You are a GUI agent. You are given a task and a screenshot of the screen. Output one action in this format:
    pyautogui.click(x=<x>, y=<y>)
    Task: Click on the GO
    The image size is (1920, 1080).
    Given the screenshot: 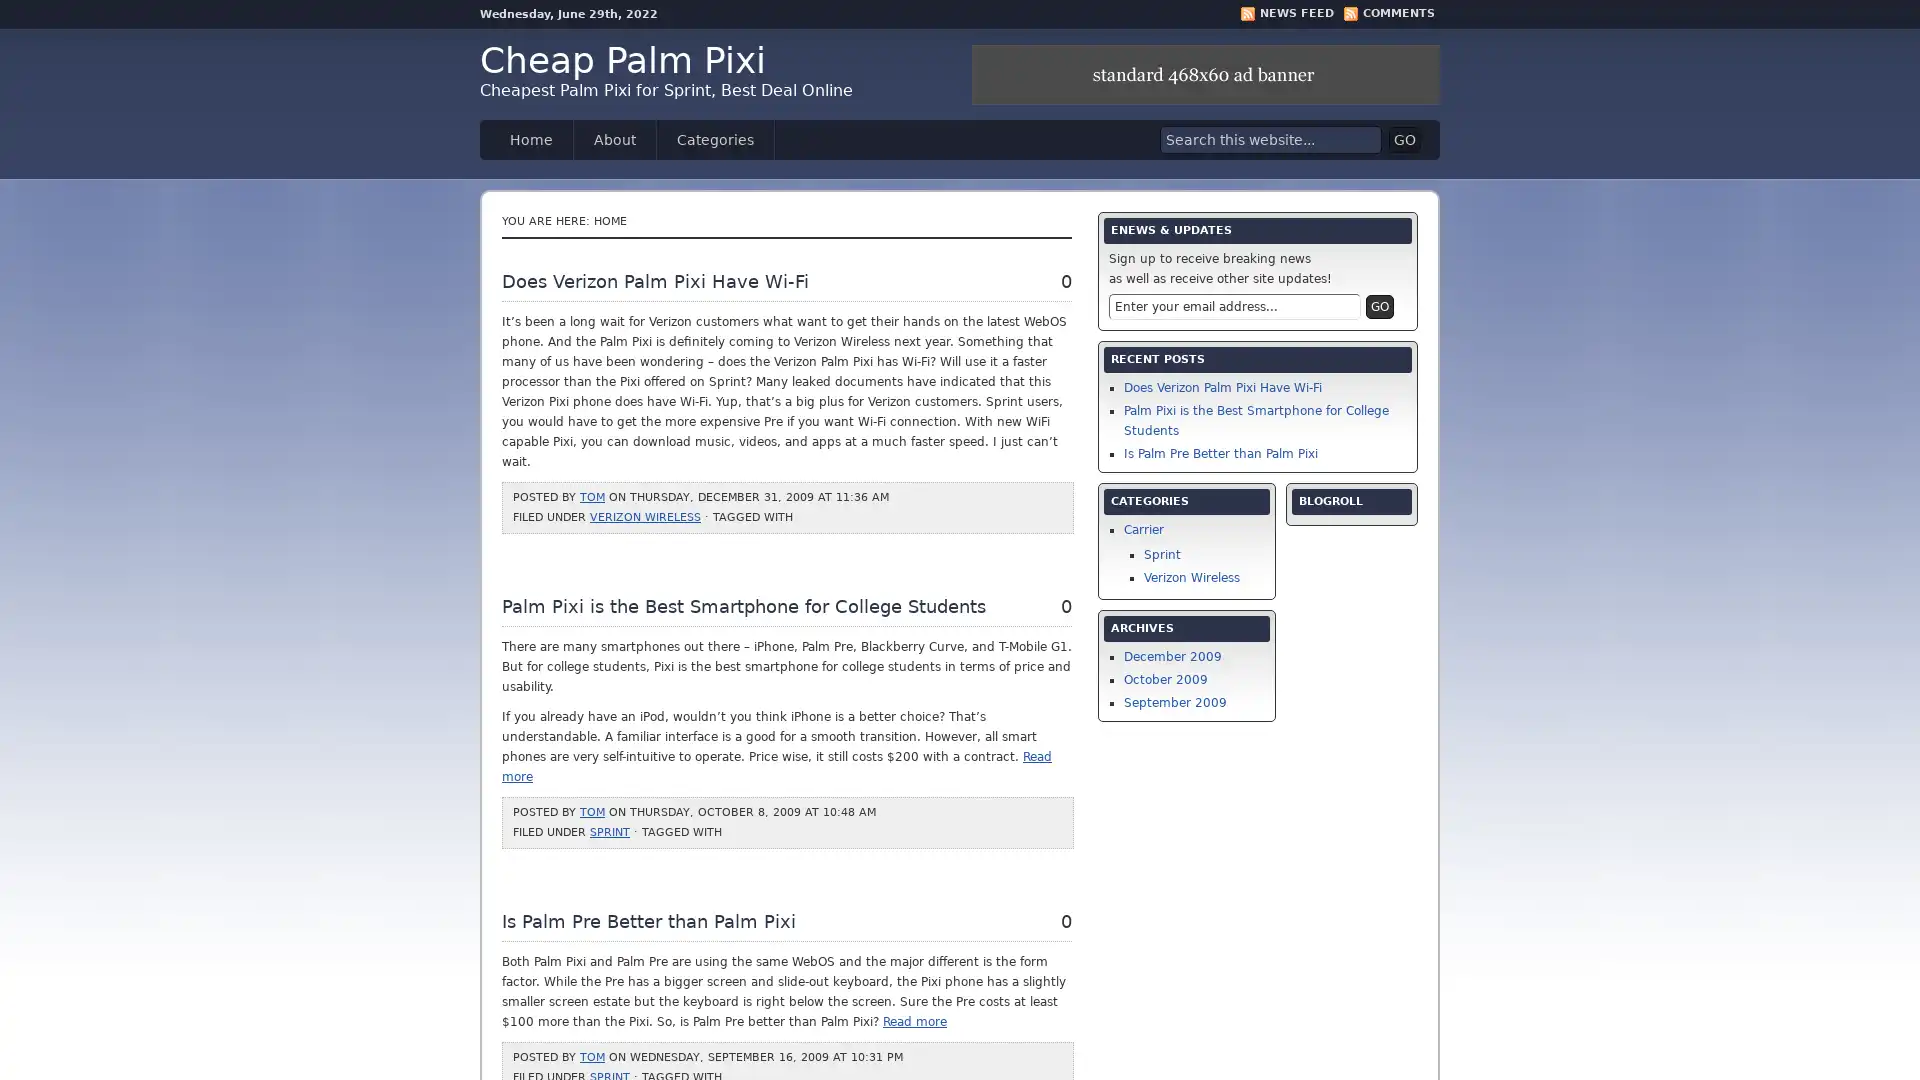 What is the action you would take?
    pyautogui.click(x=1404, y=138)
    